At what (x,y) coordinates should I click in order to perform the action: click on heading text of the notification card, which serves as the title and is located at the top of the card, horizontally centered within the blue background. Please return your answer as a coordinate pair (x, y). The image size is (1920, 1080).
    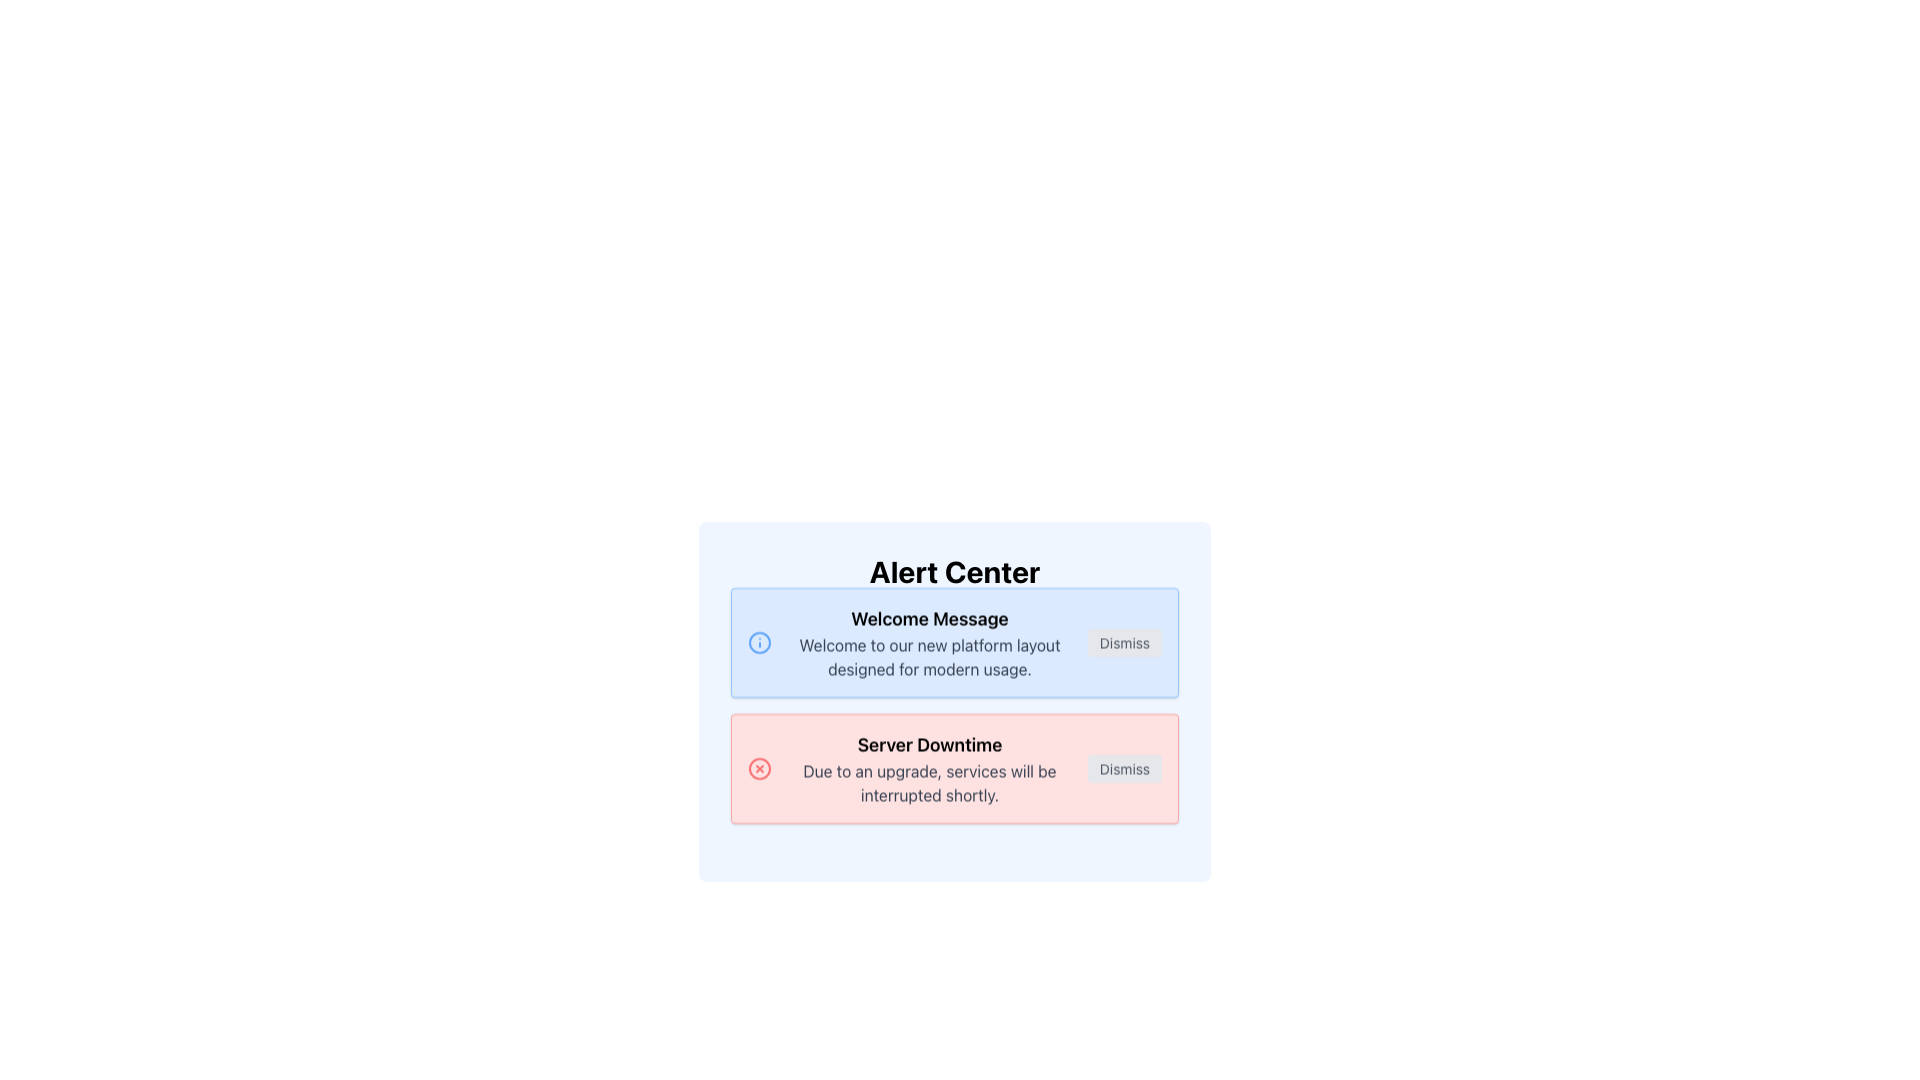
    Looking at the image, I should click on (929, 636).